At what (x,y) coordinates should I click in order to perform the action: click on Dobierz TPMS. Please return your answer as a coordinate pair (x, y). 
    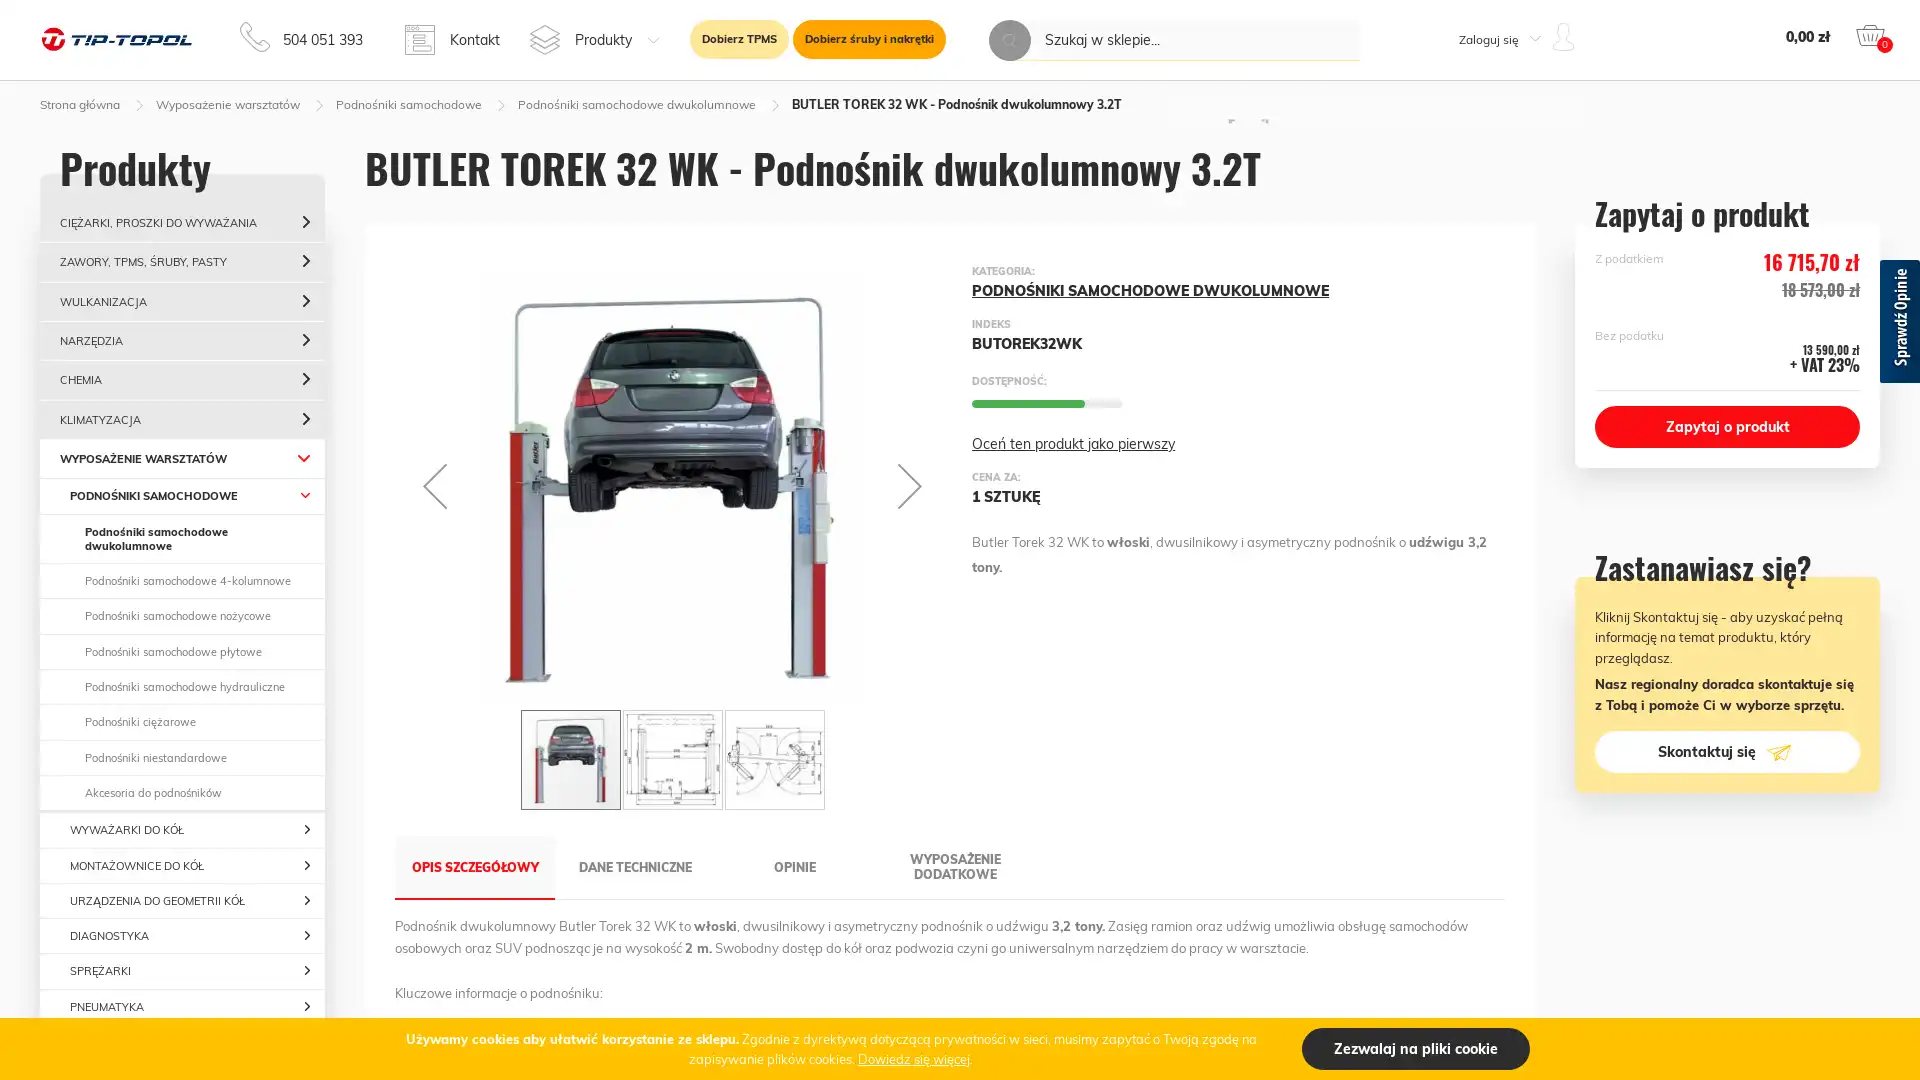
    Looking at the image, I should click on (738, 39).